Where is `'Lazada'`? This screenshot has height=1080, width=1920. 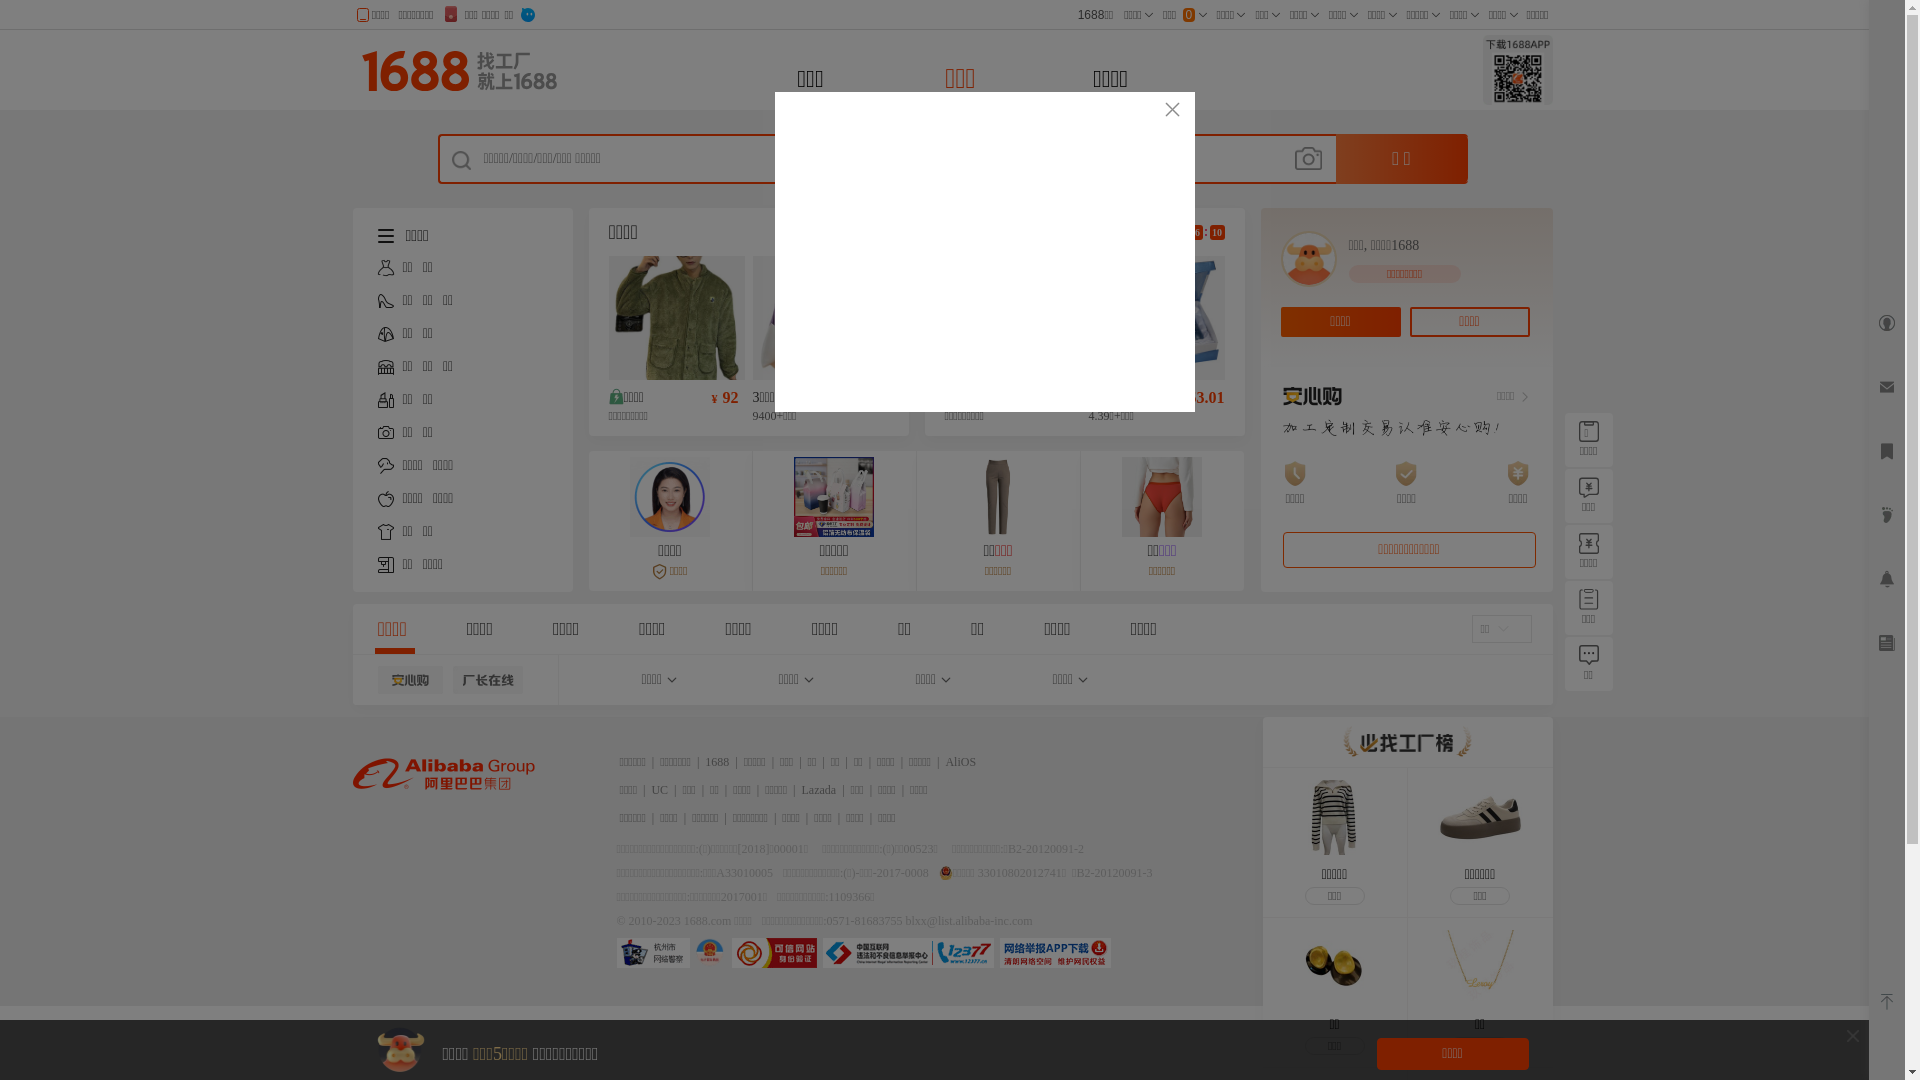
'Lazada' is located at coordinates (801, 789).